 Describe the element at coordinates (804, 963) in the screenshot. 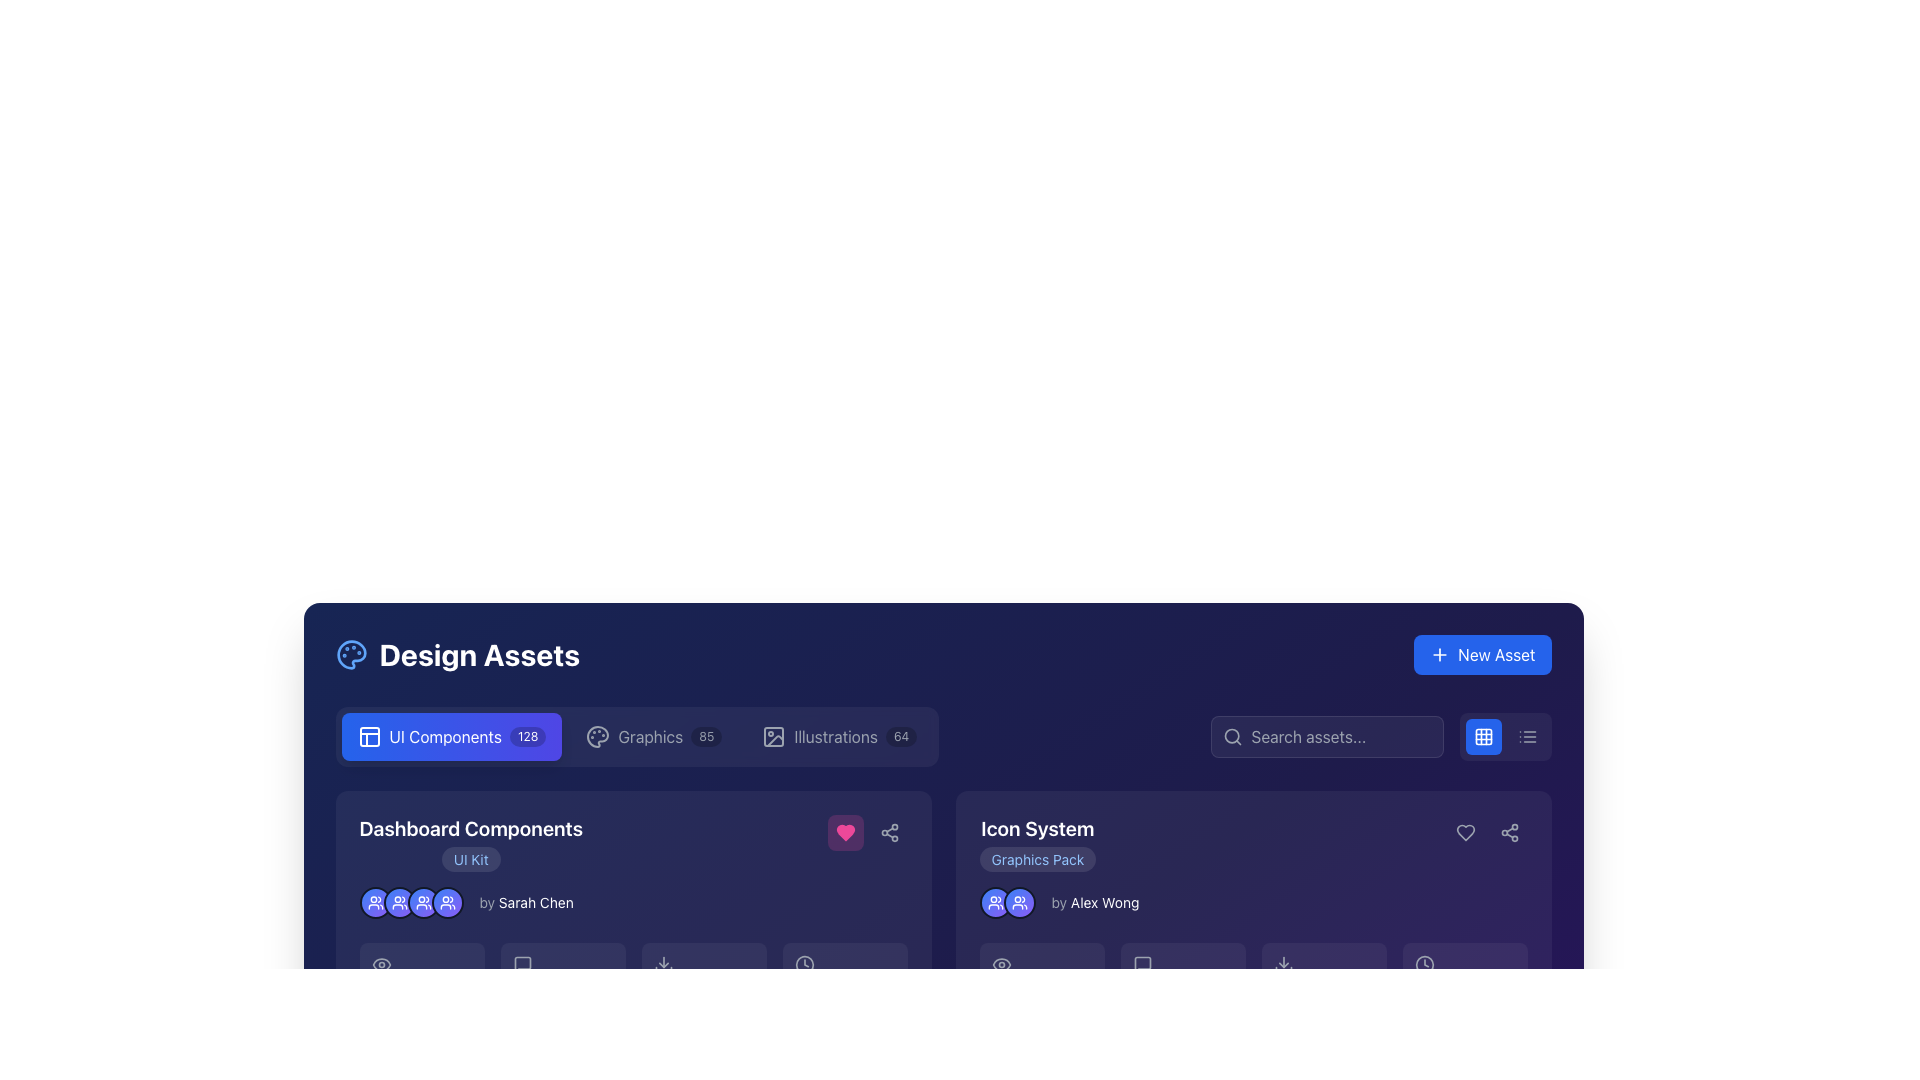

I see `the clock-like icon, which features a minimalistic design with a gray circular outline and clock hands, located to the left of the text '2h ago.'` at that location.